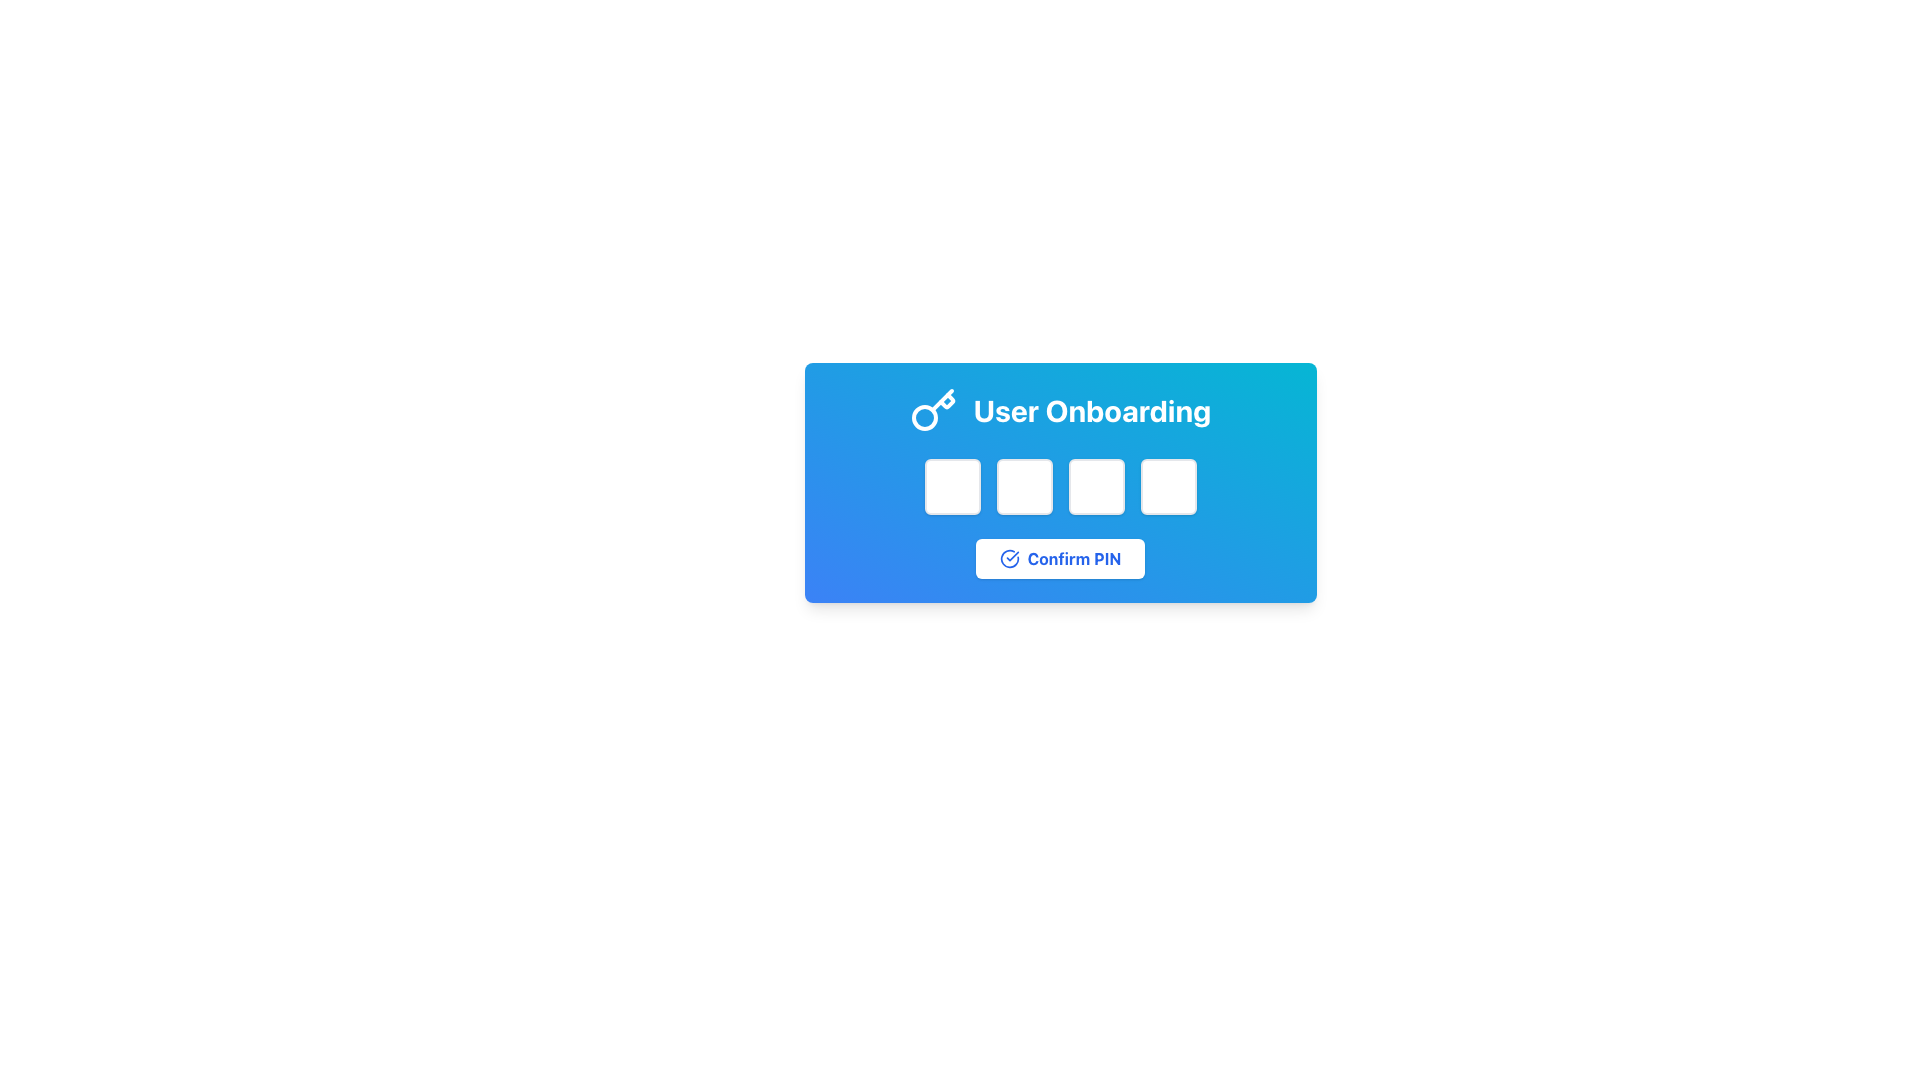 Image resolution: width=1920 pixels, height=1080 pixels. I want to click on the 'Confirm PIN' button, which is a rectangular button with a blue text label and a check-marked circle icon, so click(1059, 559).